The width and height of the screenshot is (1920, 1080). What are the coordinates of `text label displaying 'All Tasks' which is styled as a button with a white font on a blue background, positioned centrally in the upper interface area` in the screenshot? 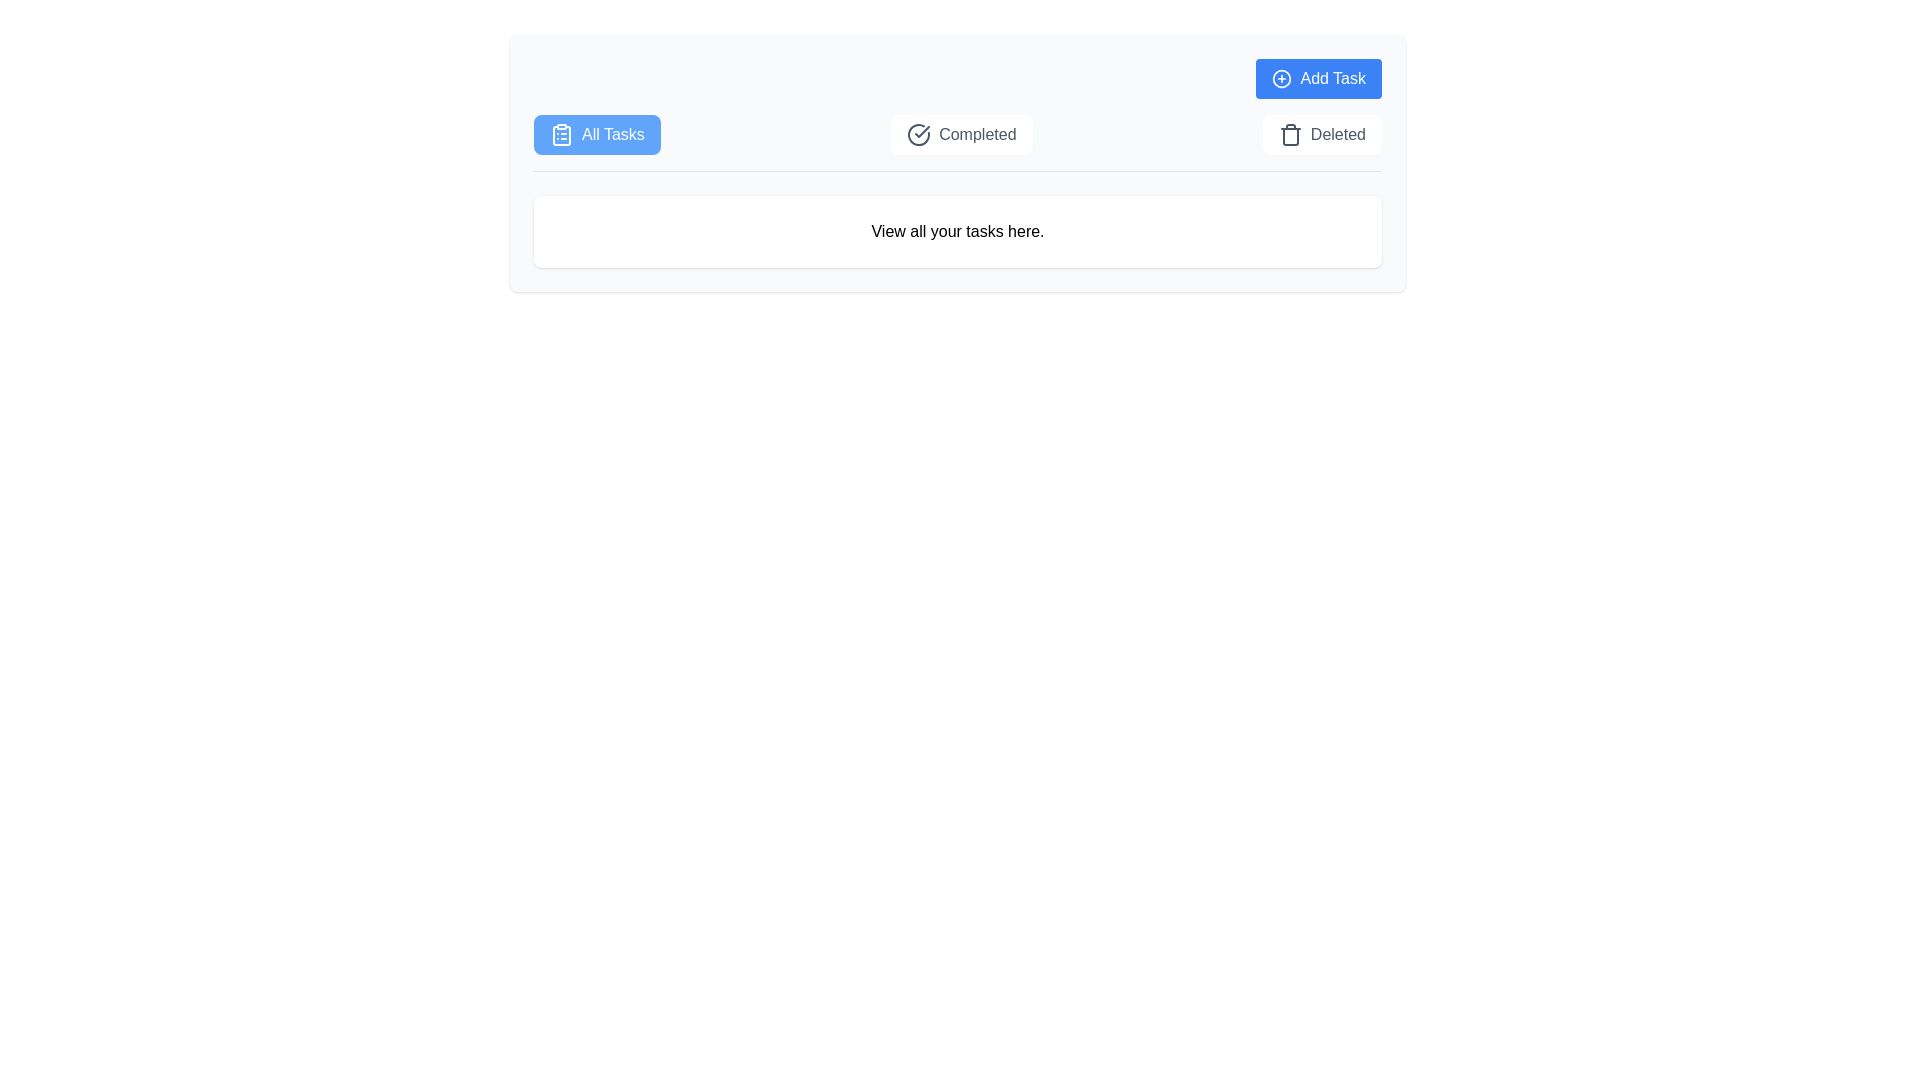 It's located at (612, 135).